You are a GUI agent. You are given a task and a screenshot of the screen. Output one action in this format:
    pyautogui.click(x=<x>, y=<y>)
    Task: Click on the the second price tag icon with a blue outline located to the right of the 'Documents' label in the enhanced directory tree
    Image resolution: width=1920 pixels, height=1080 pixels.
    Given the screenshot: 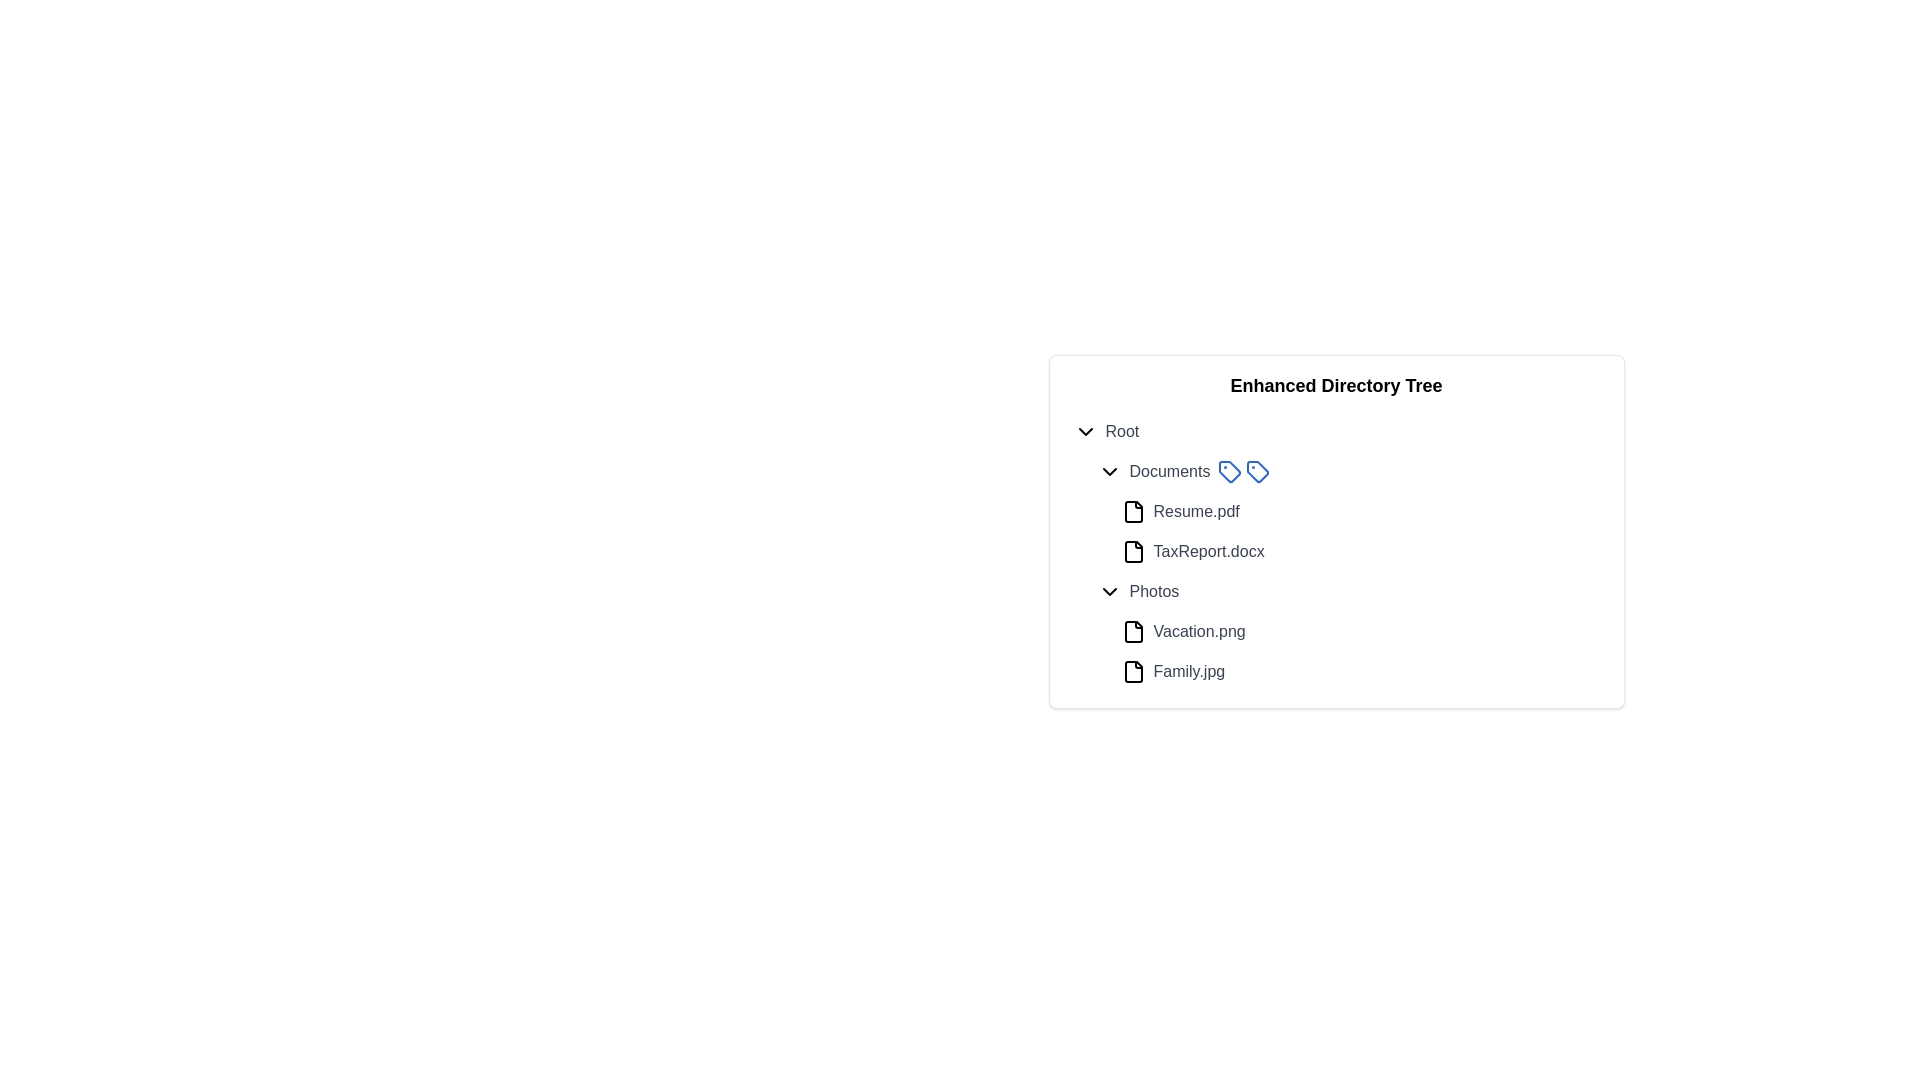 What is the action you would take?
    pyautogui.click(x=1245, y=471)
    